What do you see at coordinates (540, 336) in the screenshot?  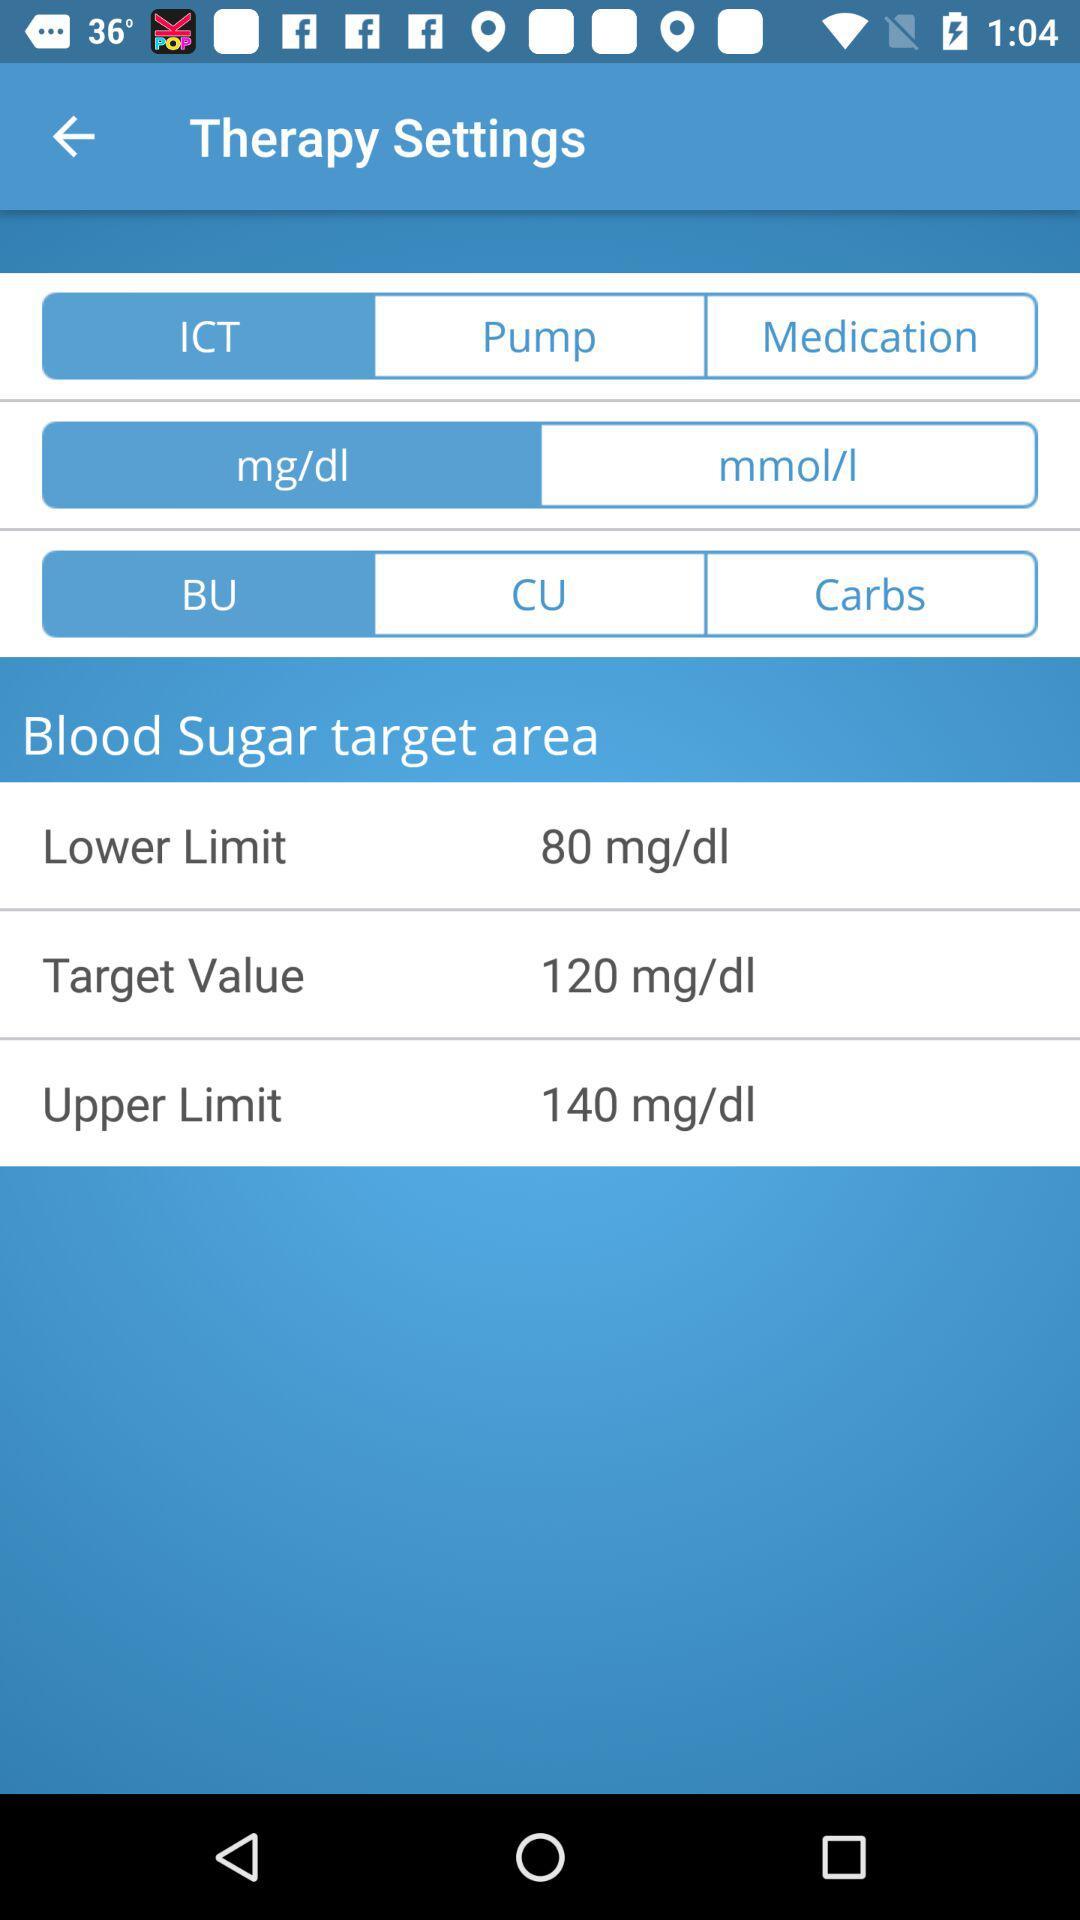 I see `pump right to ict` at bounding box center [540, 336].